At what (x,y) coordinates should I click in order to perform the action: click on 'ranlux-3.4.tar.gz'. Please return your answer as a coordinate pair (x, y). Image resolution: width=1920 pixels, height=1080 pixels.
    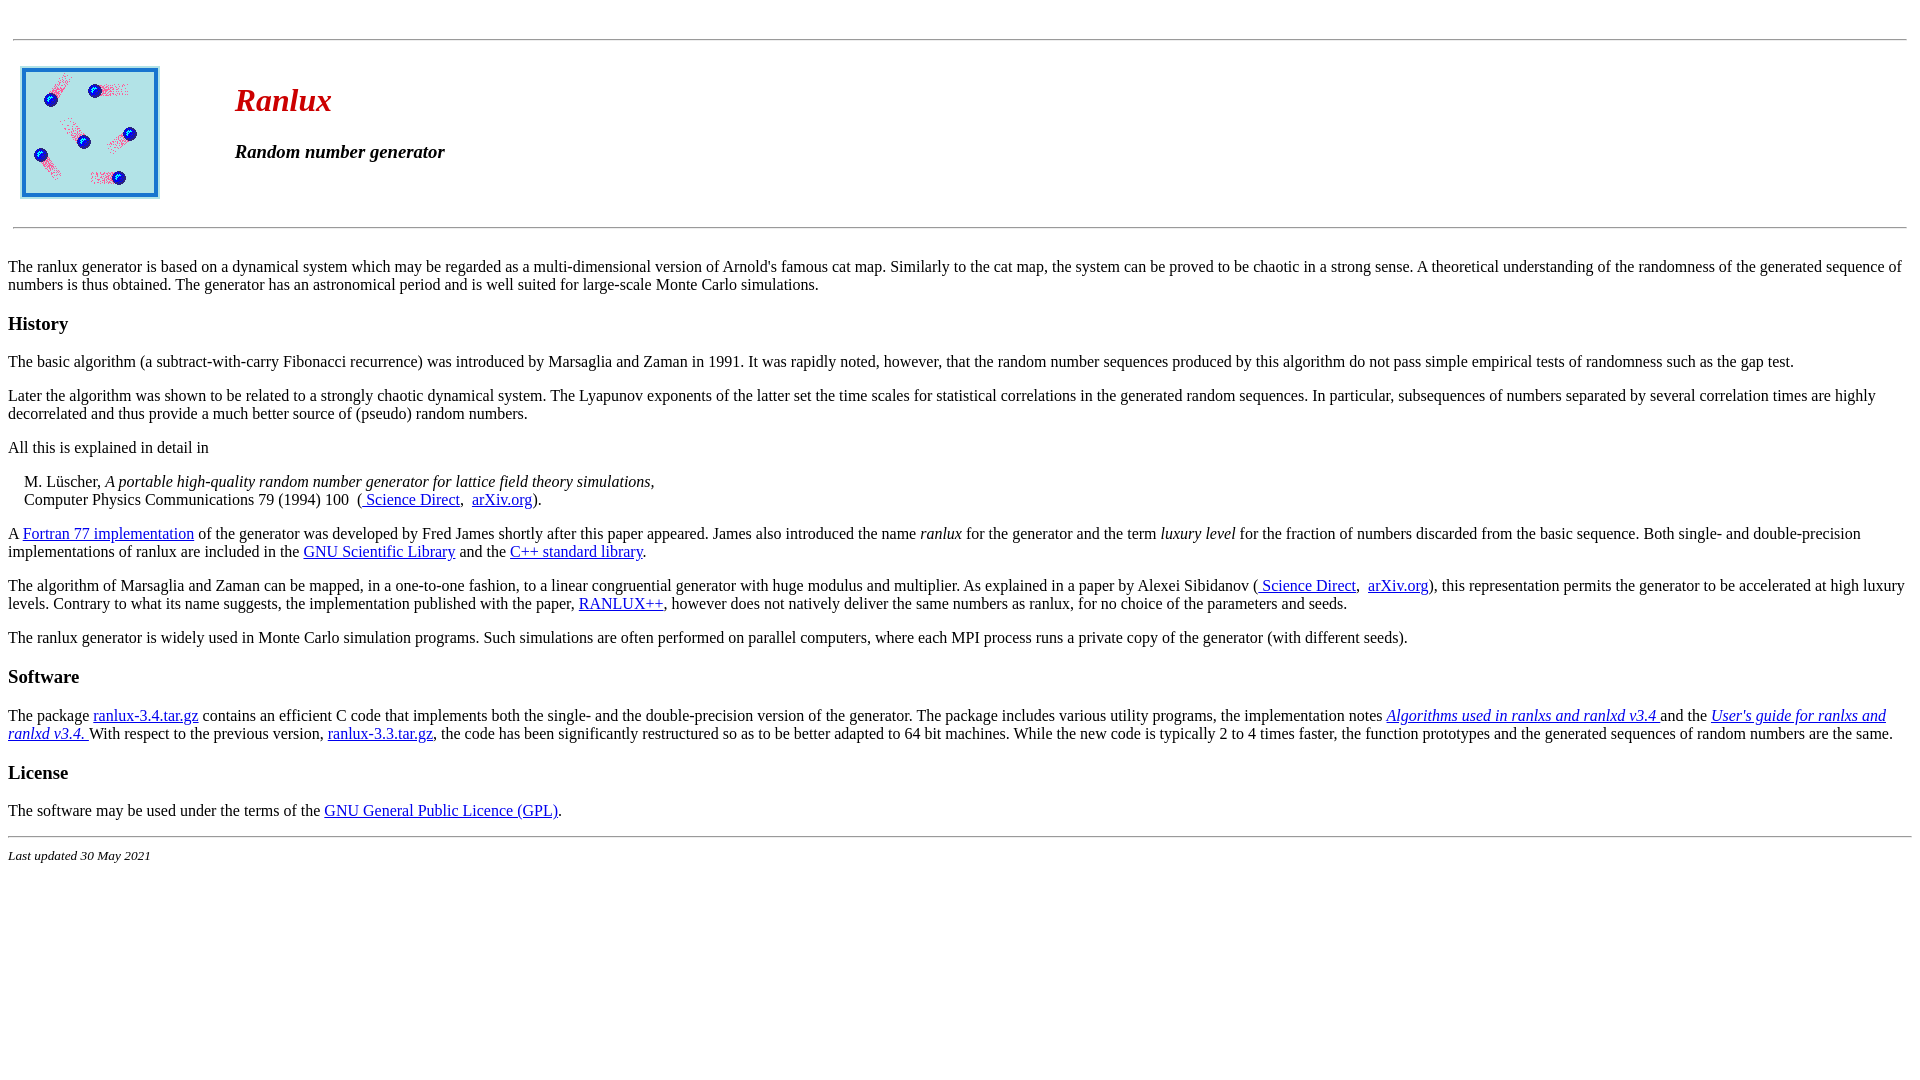
    Looking at the image, I should click on (144, 714).